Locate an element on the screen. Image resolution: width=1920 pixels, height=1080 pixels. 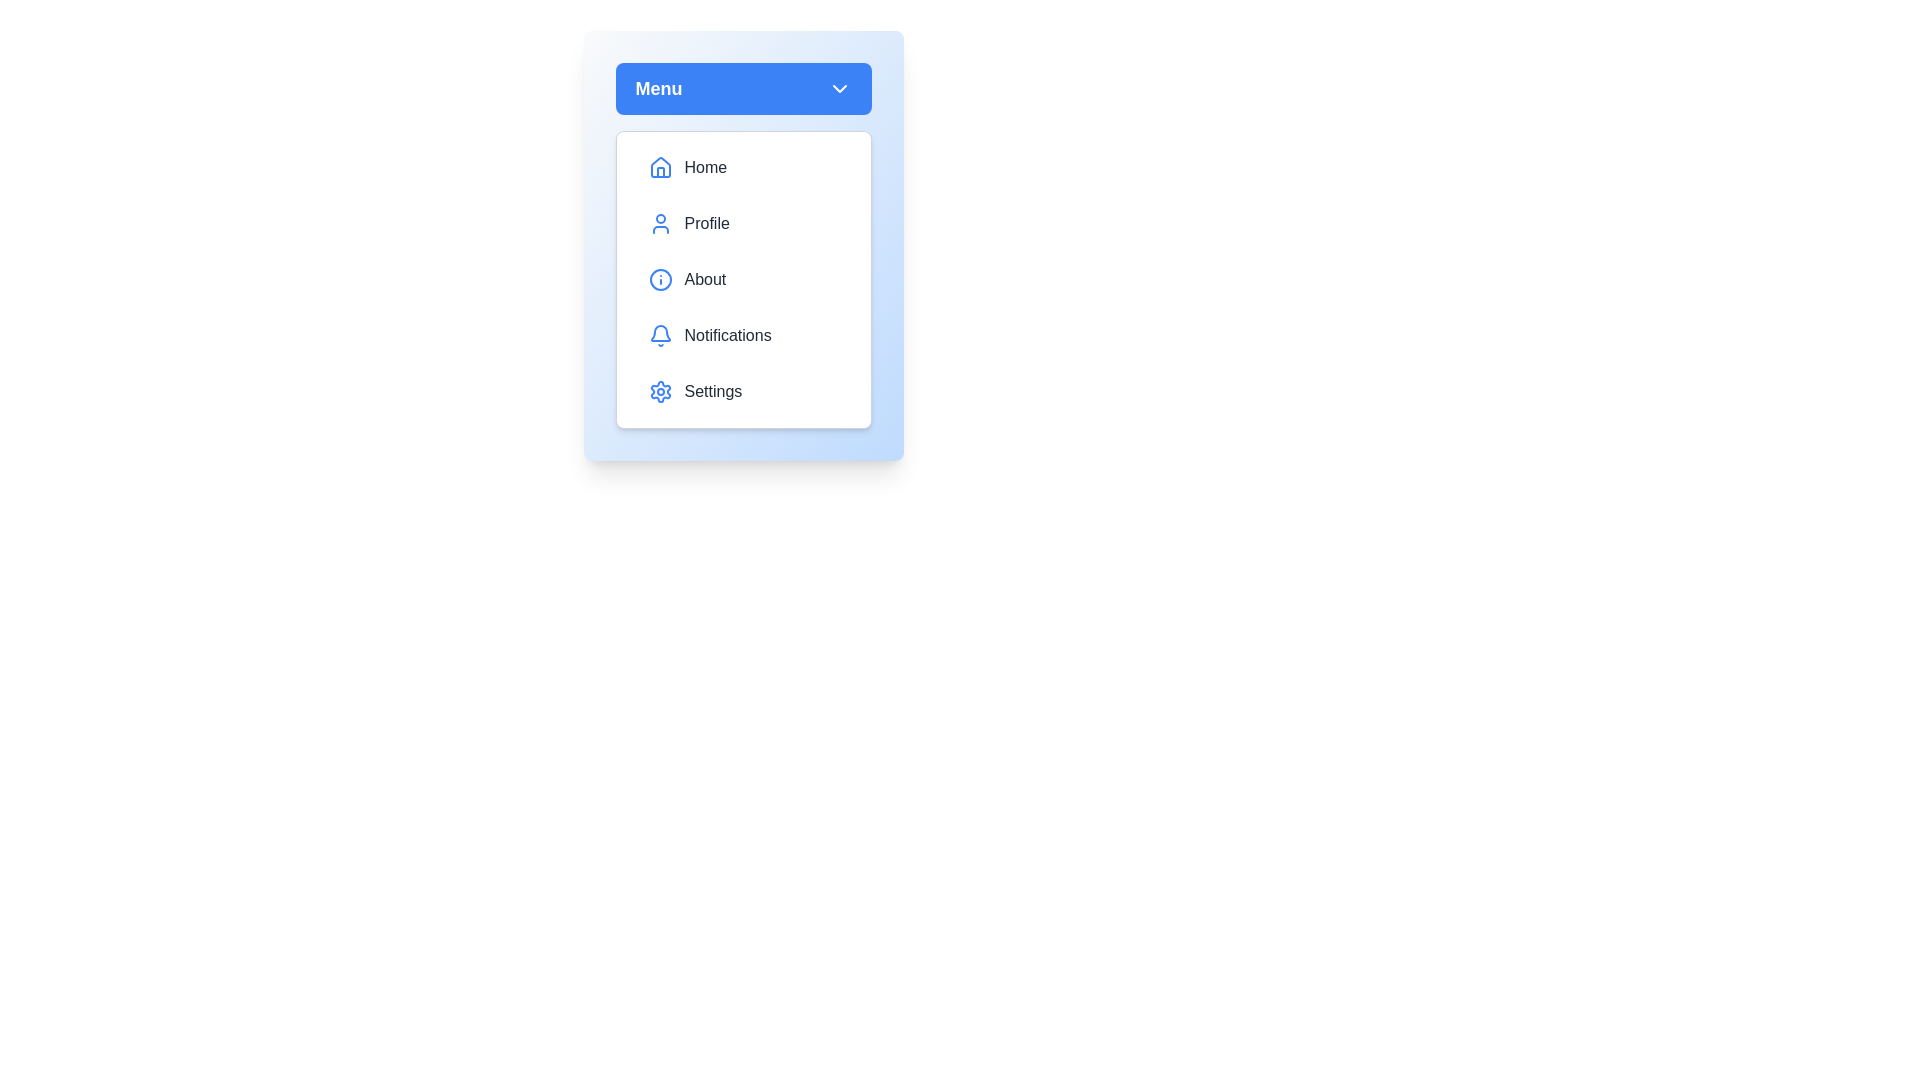
the menu item Notifications from the menu is located at coordinates (742, 334).